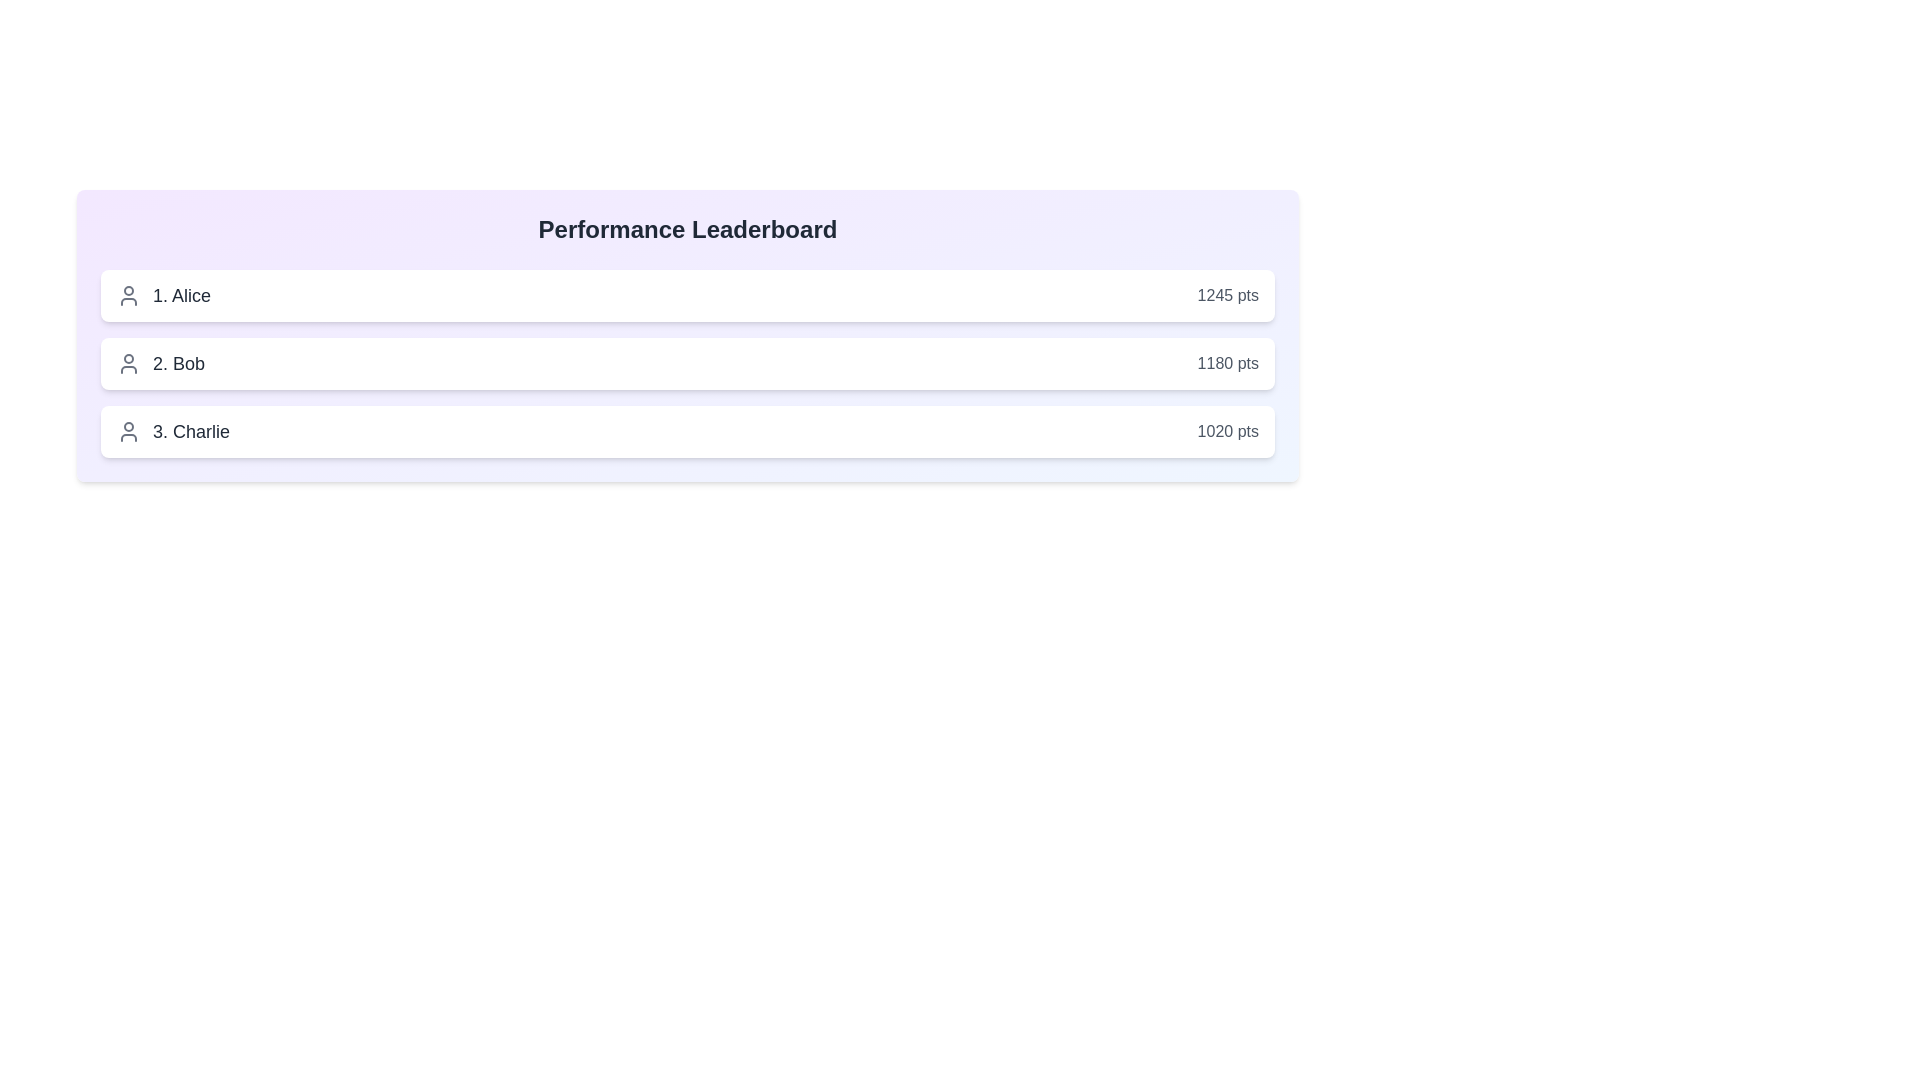 This screenshot has width=1920, height=1080. Describe the element at coordinates (161, 363) in the screenshot. I see `the user's name Bob` at that location.